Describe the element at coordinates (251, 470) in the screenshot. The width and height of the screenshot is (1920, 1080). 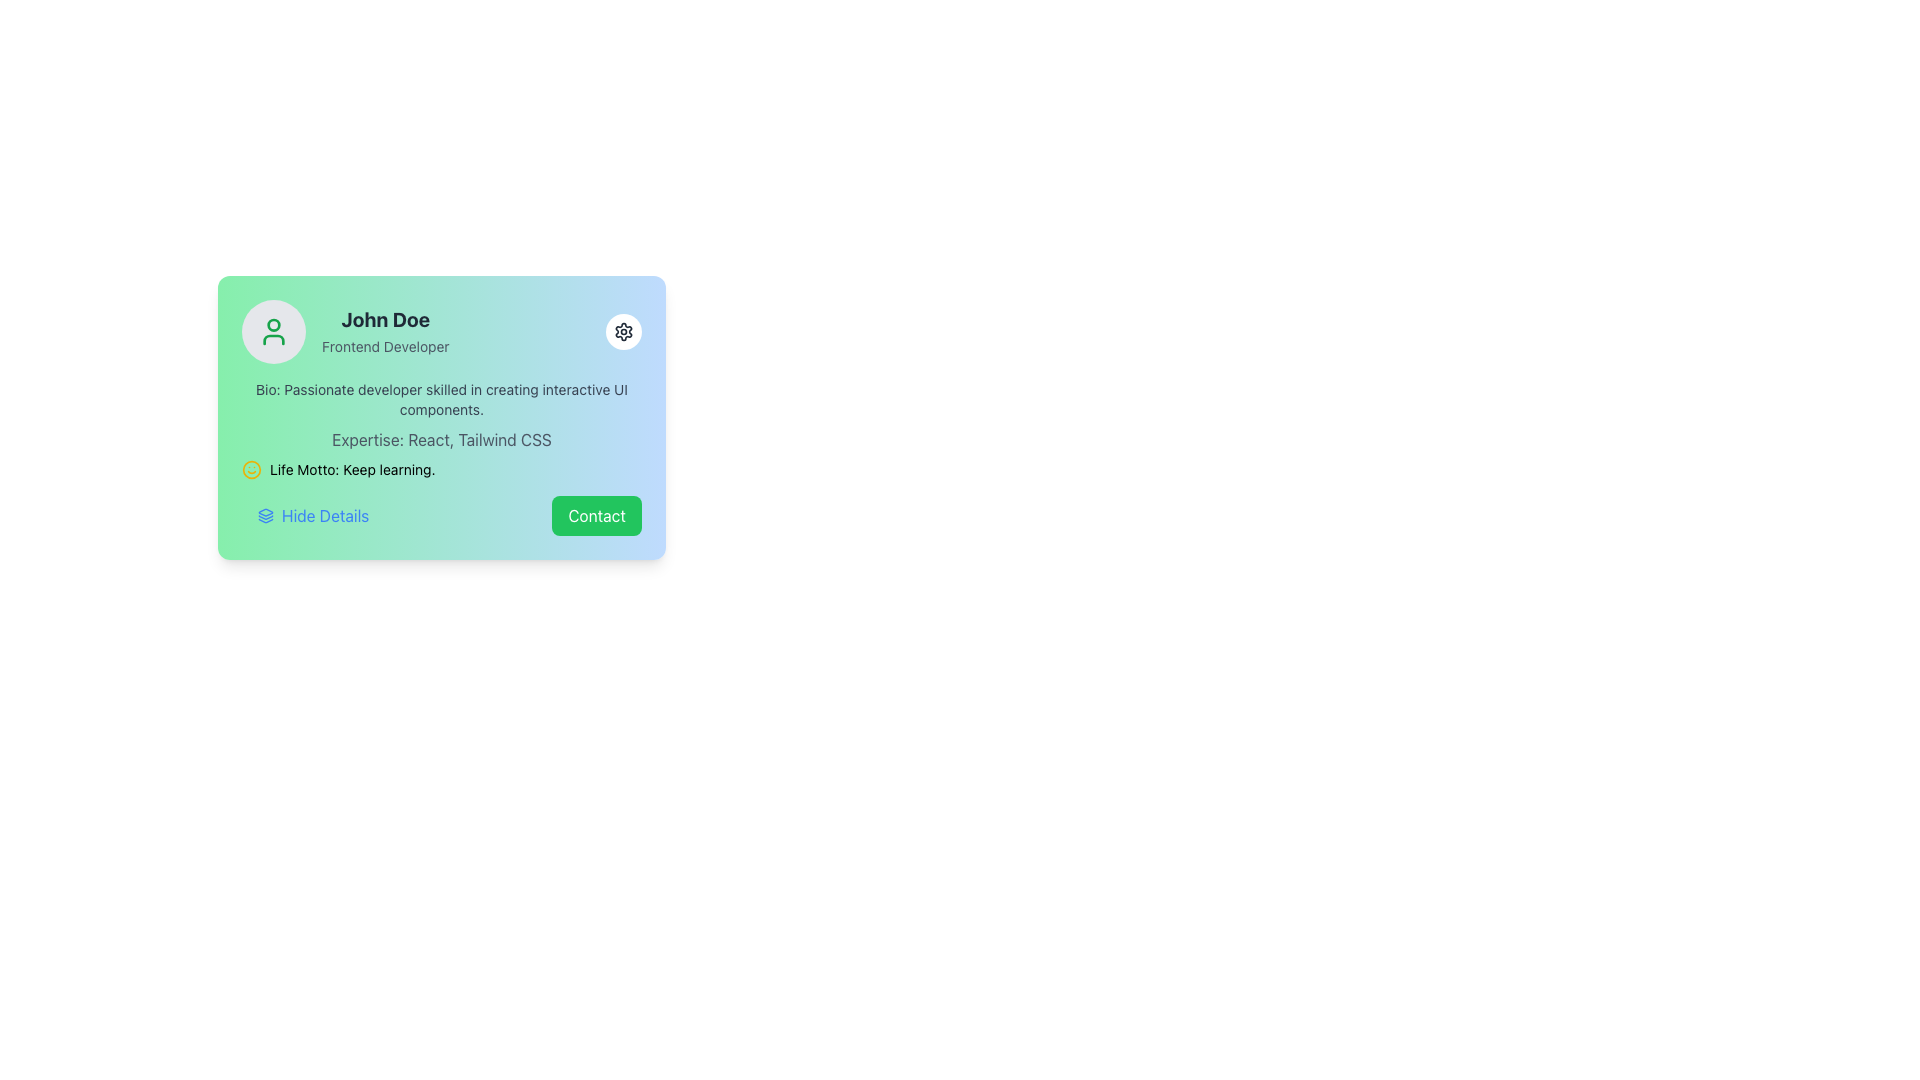
I see `the yellow circular smiley face icon located to the left of the text 'Life Motto: Keep learning.'` at that location.